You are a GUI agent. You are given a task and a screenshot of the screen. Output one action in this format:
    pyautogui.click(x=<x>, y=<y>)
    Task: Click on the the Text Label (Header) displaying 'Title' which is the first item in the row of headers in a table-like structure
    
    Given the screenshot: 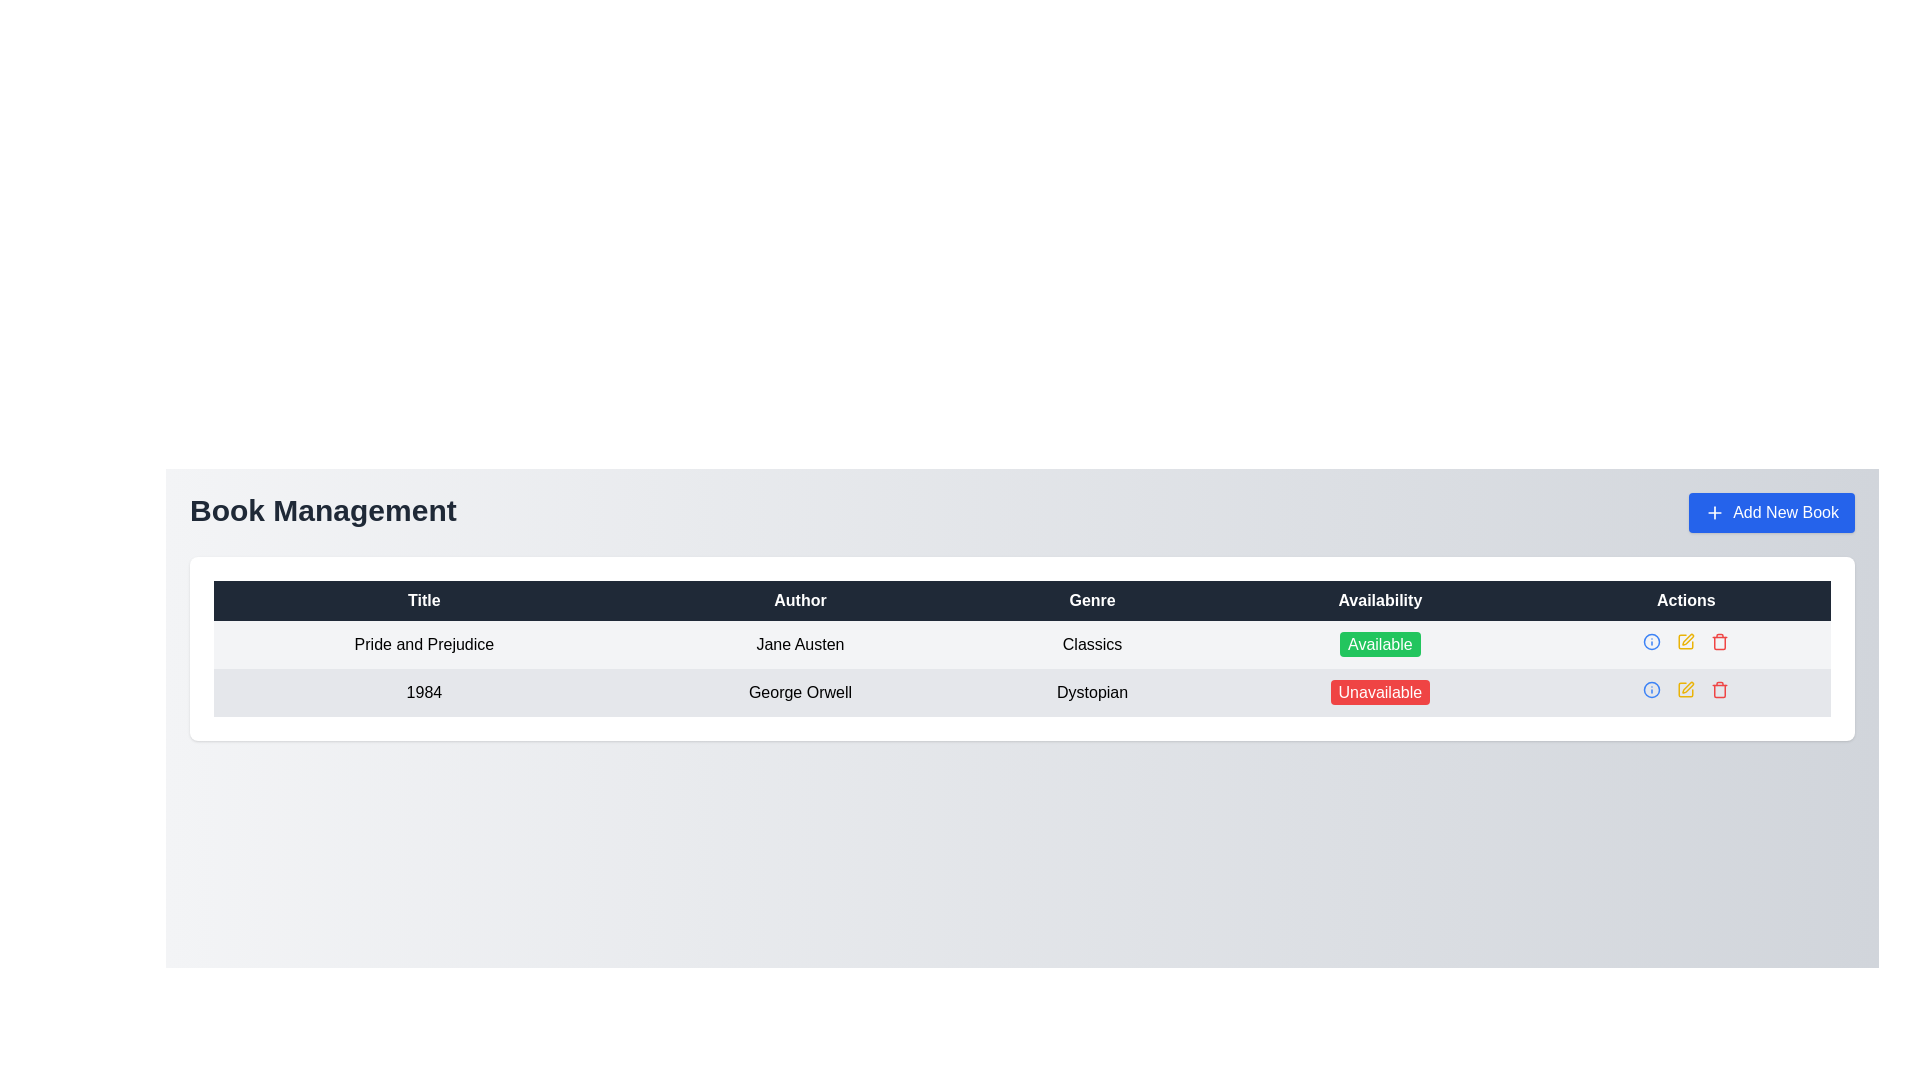 What is the action you would take?
    pyautogui.click(x=423, y=600)
    